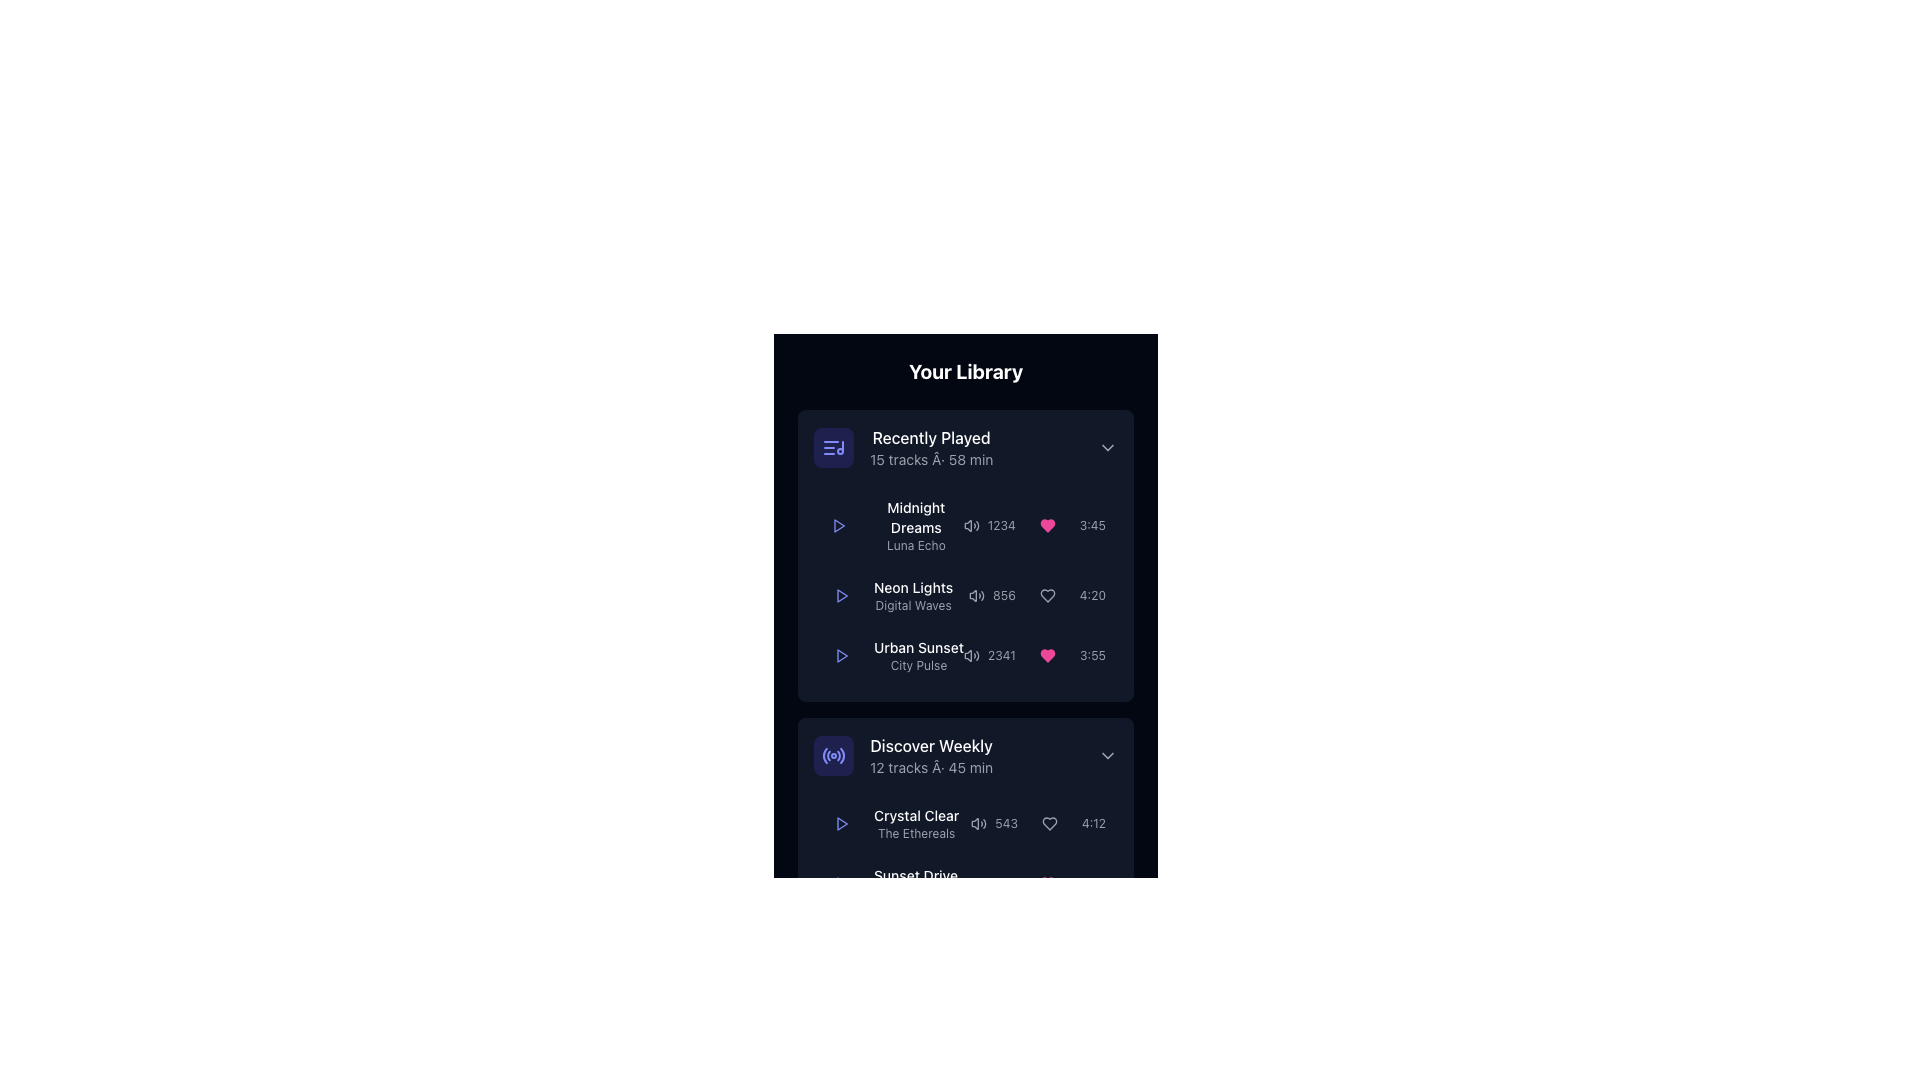 Image resolution: width=1920 pixels, height=1080 pixels. Describe the element at coordinates (915, 524) in the screenshot. I see `the text label displaying 'Midnight Dreams' with the subtitle 'Luna Echo' in the 'Recently Played' section` at that location.